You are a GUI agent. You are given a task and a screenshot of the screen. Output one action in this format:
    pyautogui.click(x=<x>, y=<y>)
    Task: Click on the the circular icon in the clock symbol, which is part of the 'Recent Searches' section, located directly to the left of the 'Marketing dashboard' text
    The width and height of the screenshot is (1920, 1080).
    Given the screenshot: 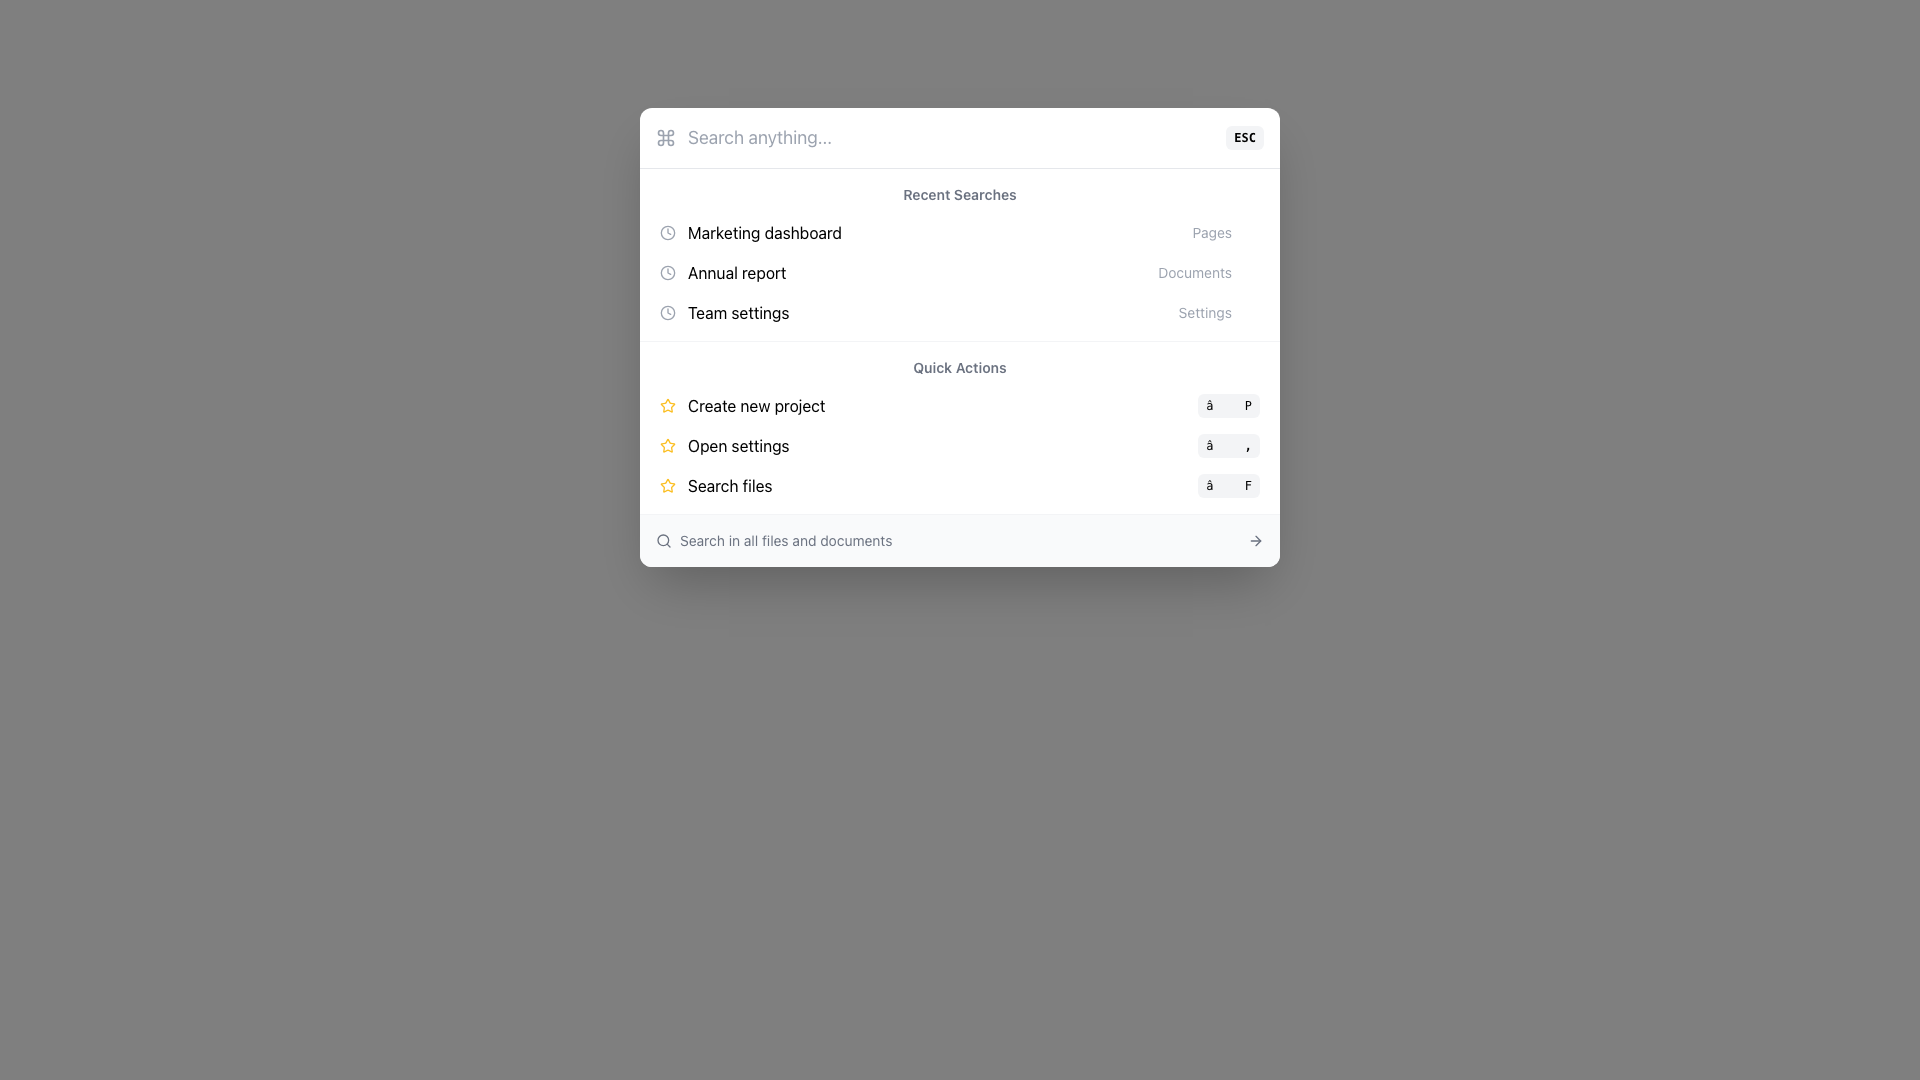 What is the action you would take?
    pyautogui.click(x=667, y=273)
    